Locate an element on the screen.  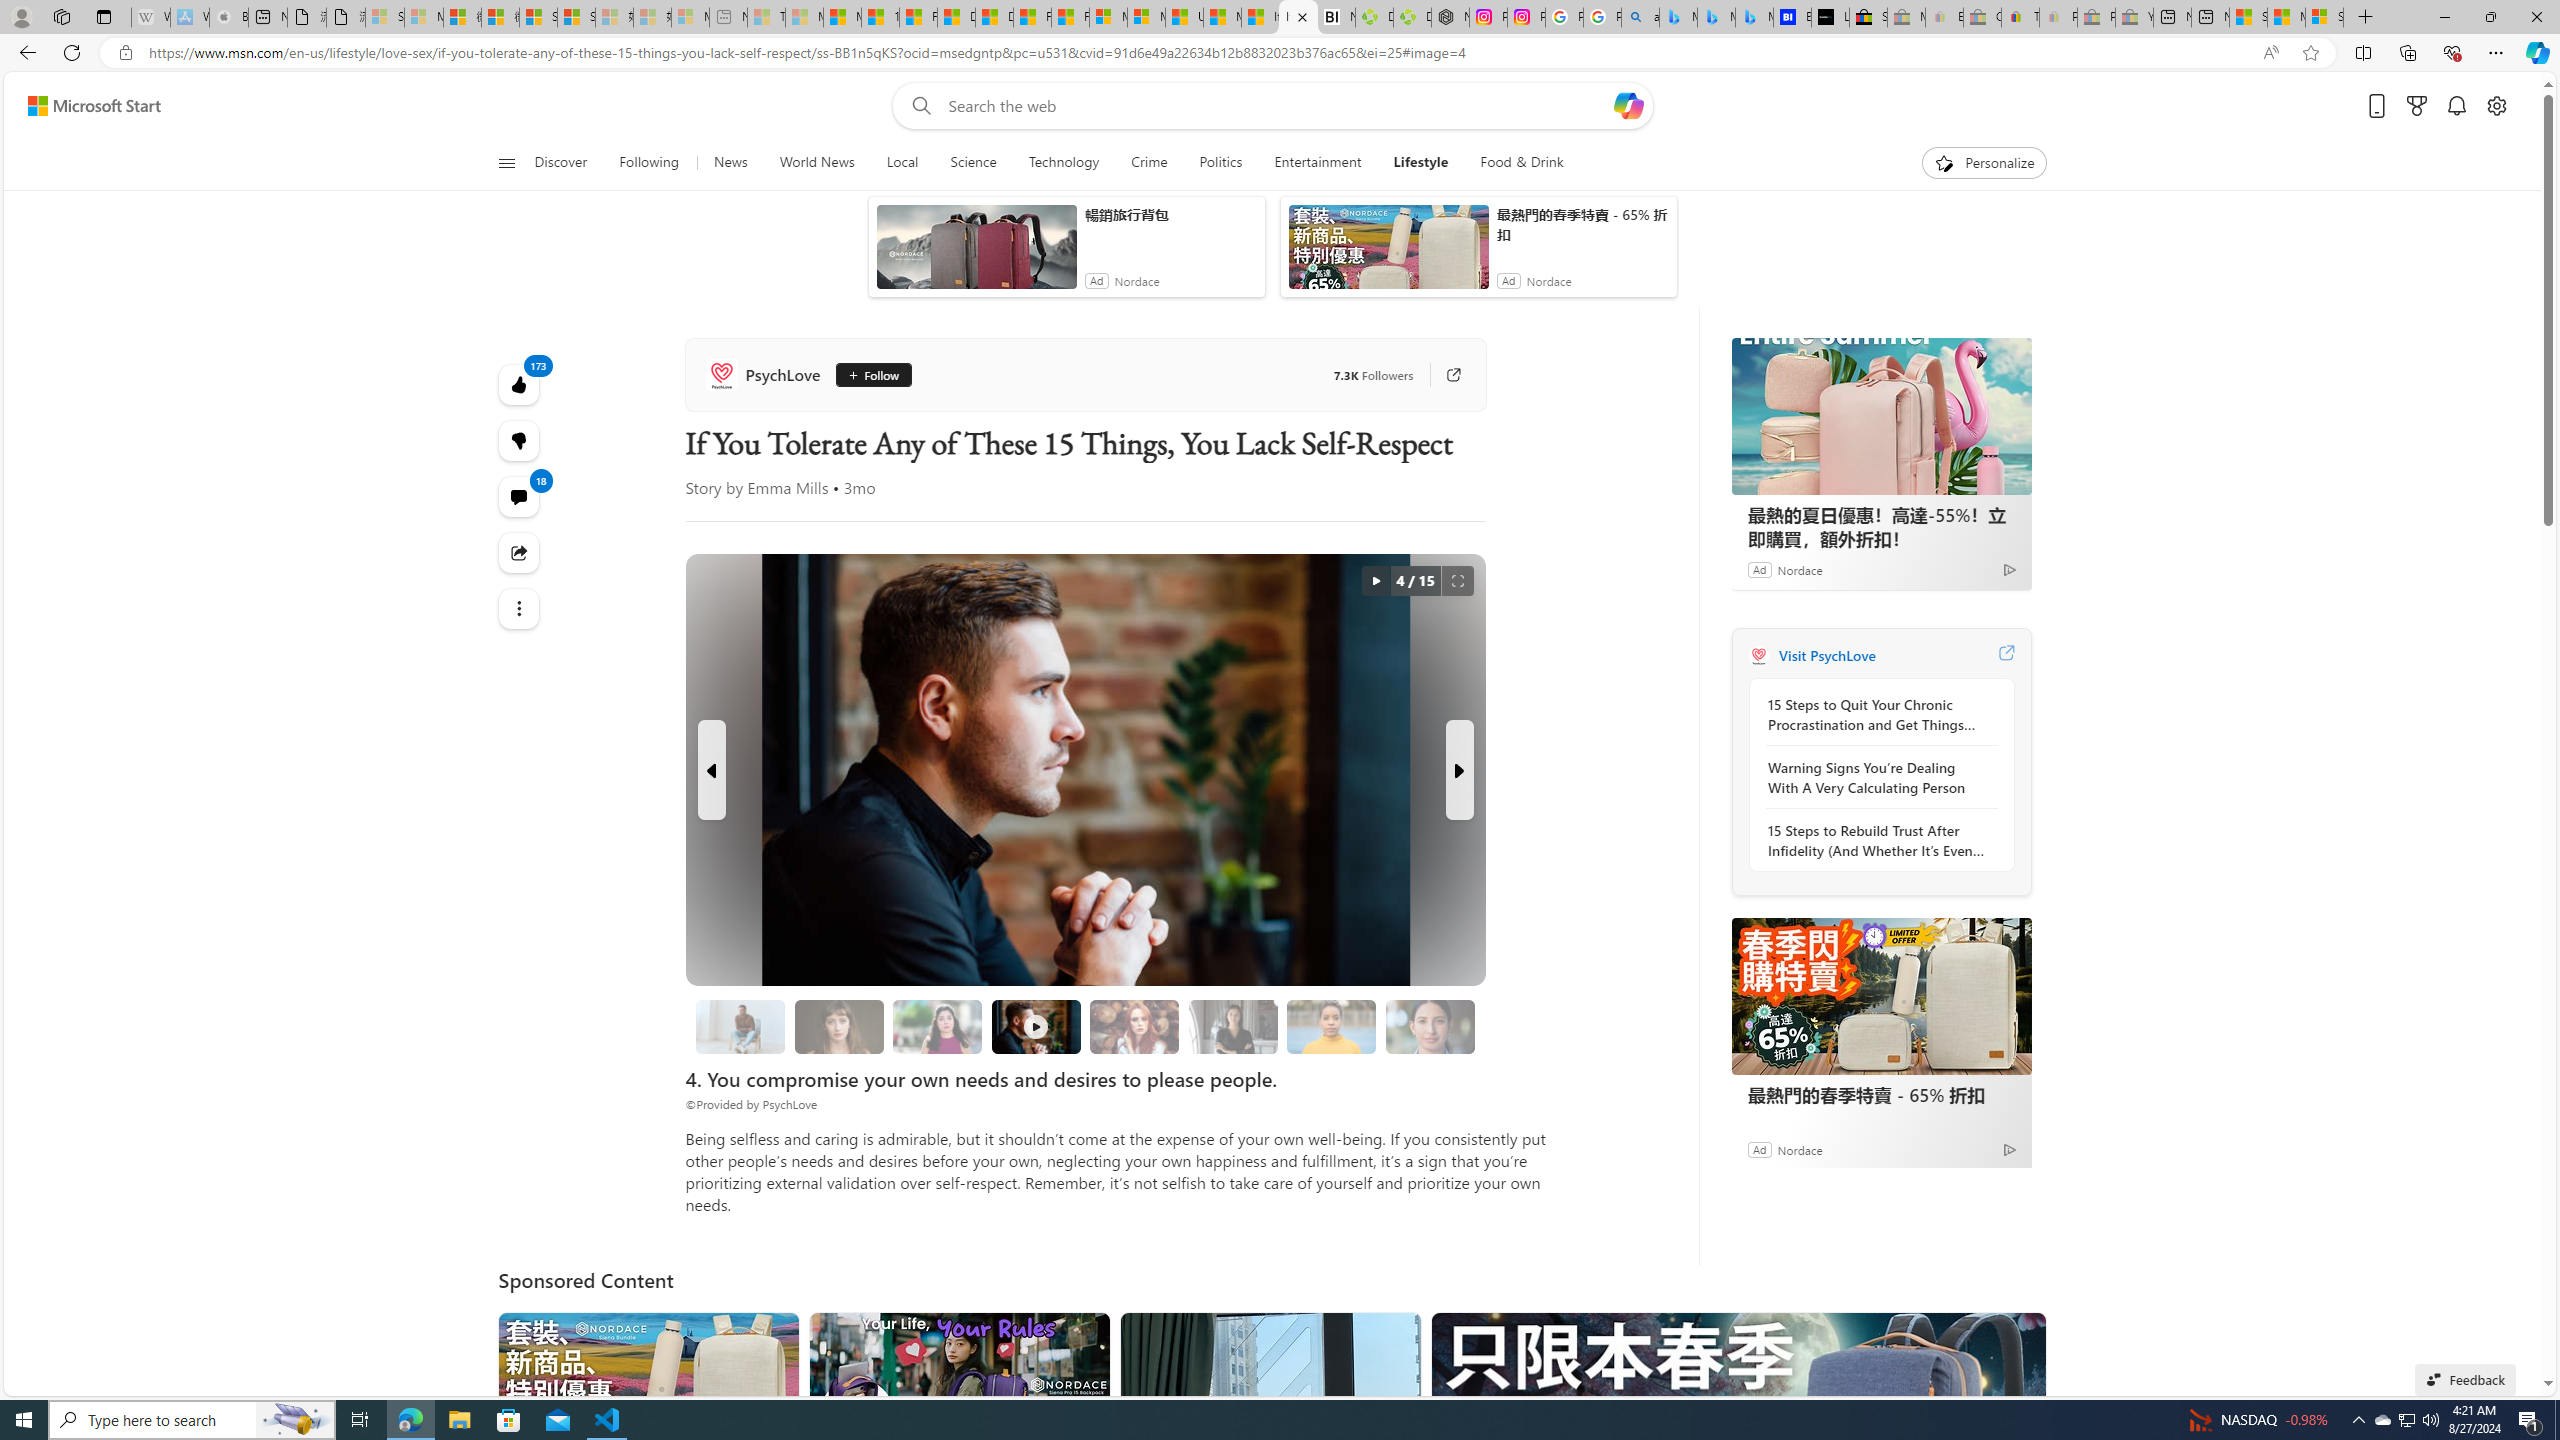
'Payments Terms of Use | eBay.com - Sleeping' is located at coordinates (2058, 16).